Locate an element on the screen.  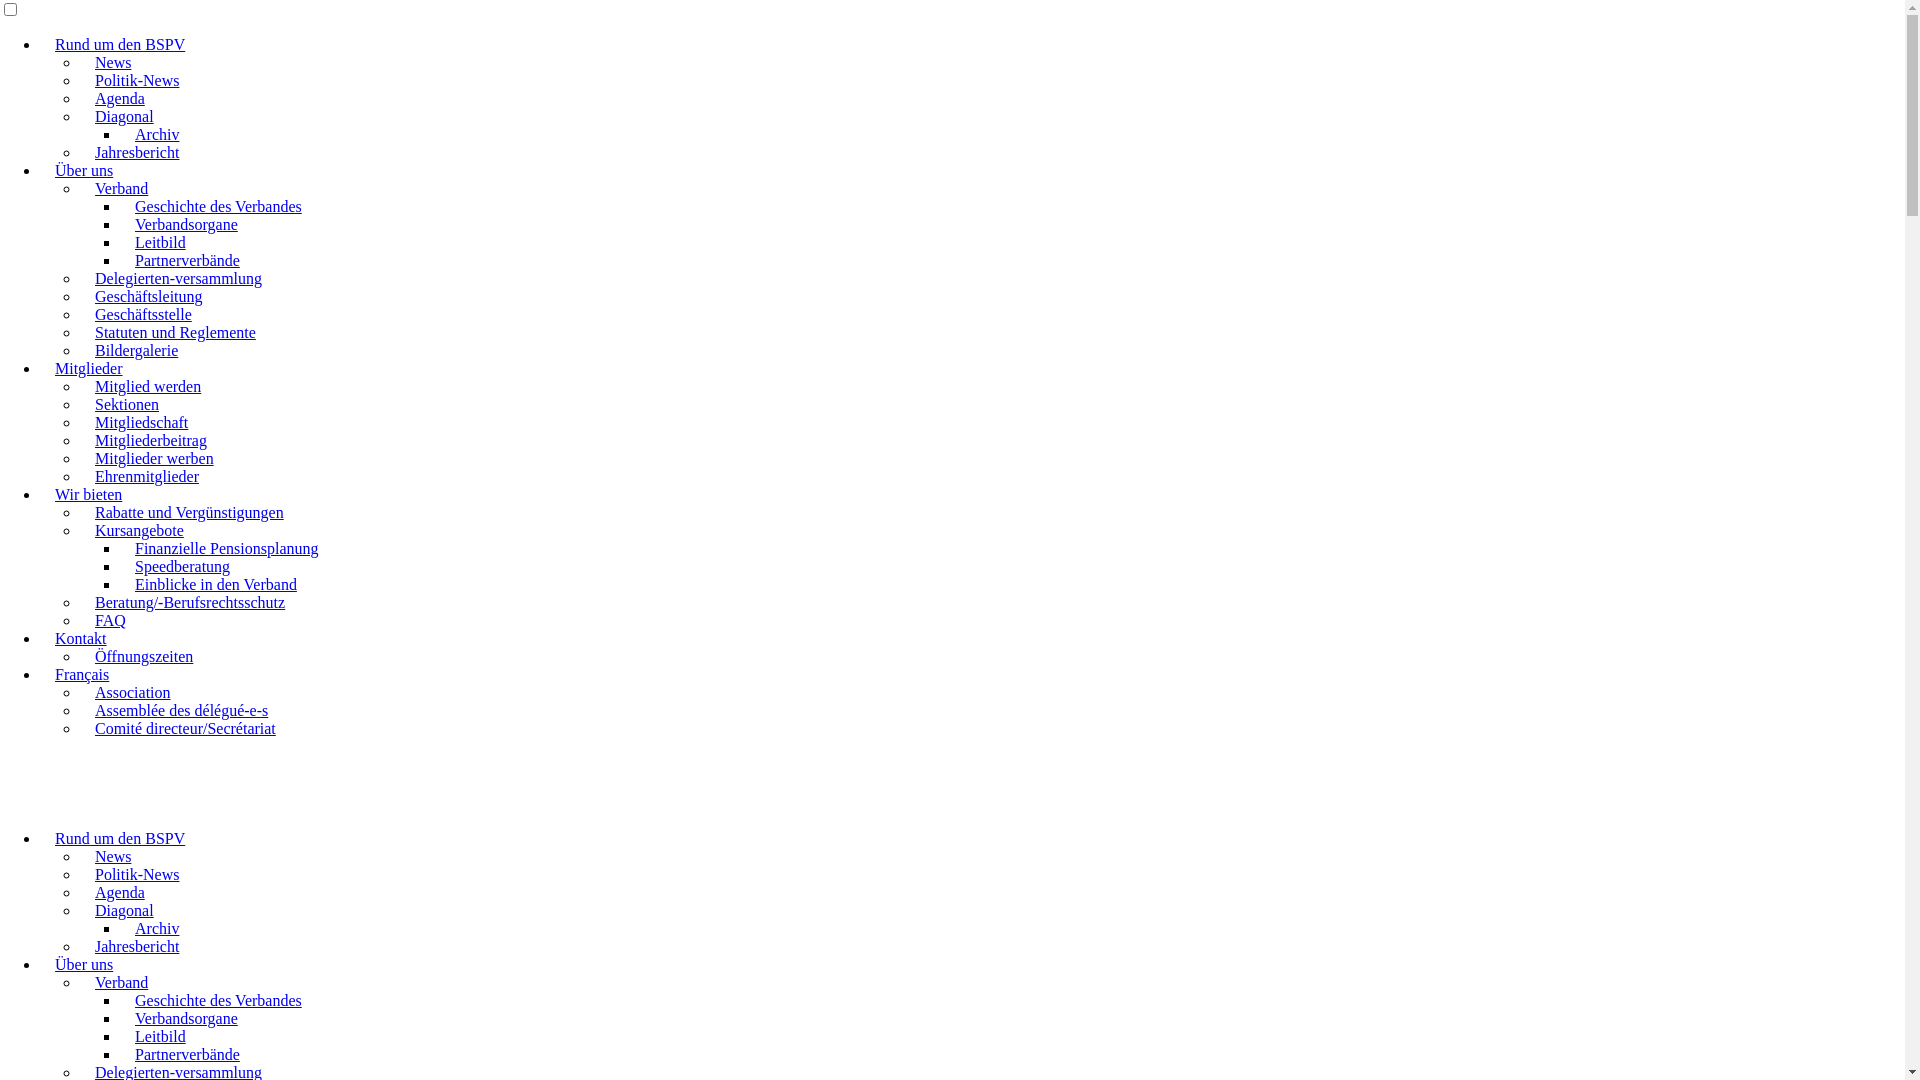
'News' is located at coordinates (112, 855).